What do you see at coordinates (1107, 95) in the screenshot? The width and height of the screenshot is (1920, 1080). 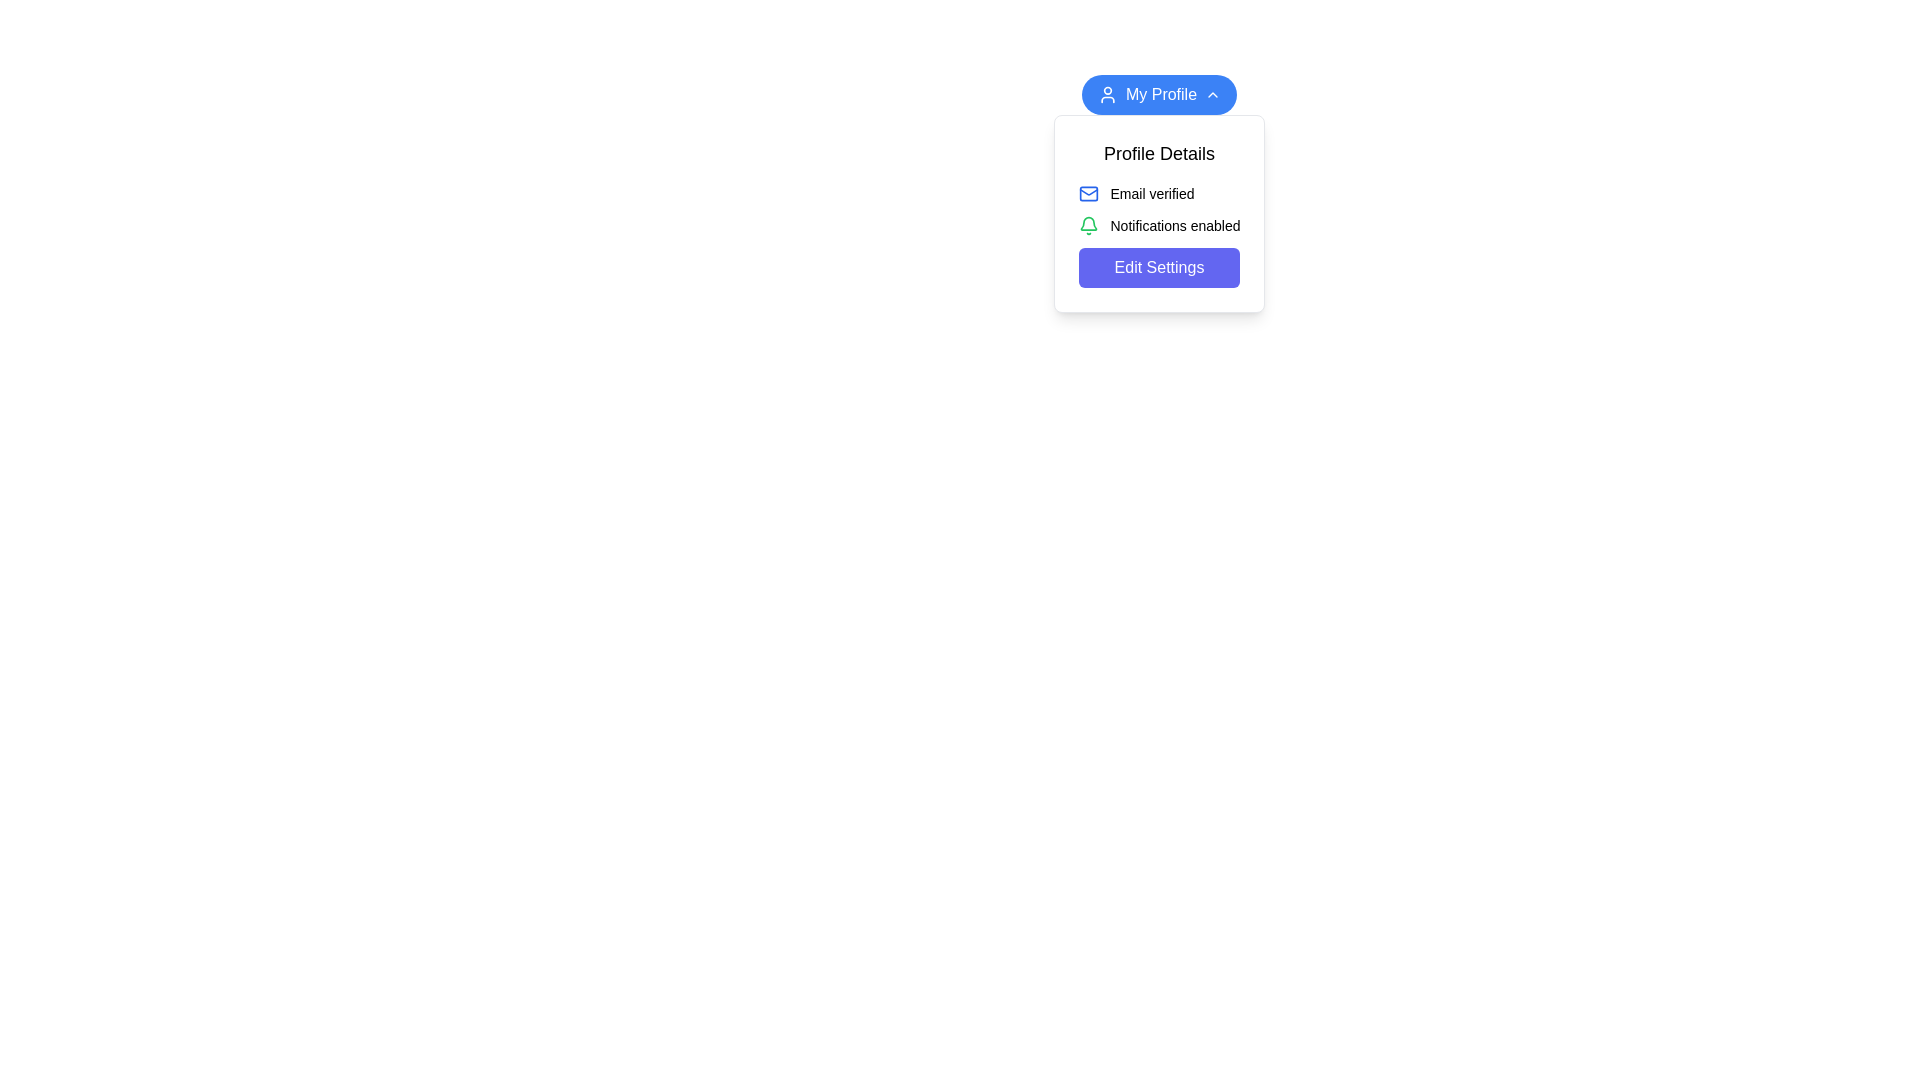 I see `the user icon represented as an SVG image within the 'My Profile' button` at bounding box center [1107, 95].